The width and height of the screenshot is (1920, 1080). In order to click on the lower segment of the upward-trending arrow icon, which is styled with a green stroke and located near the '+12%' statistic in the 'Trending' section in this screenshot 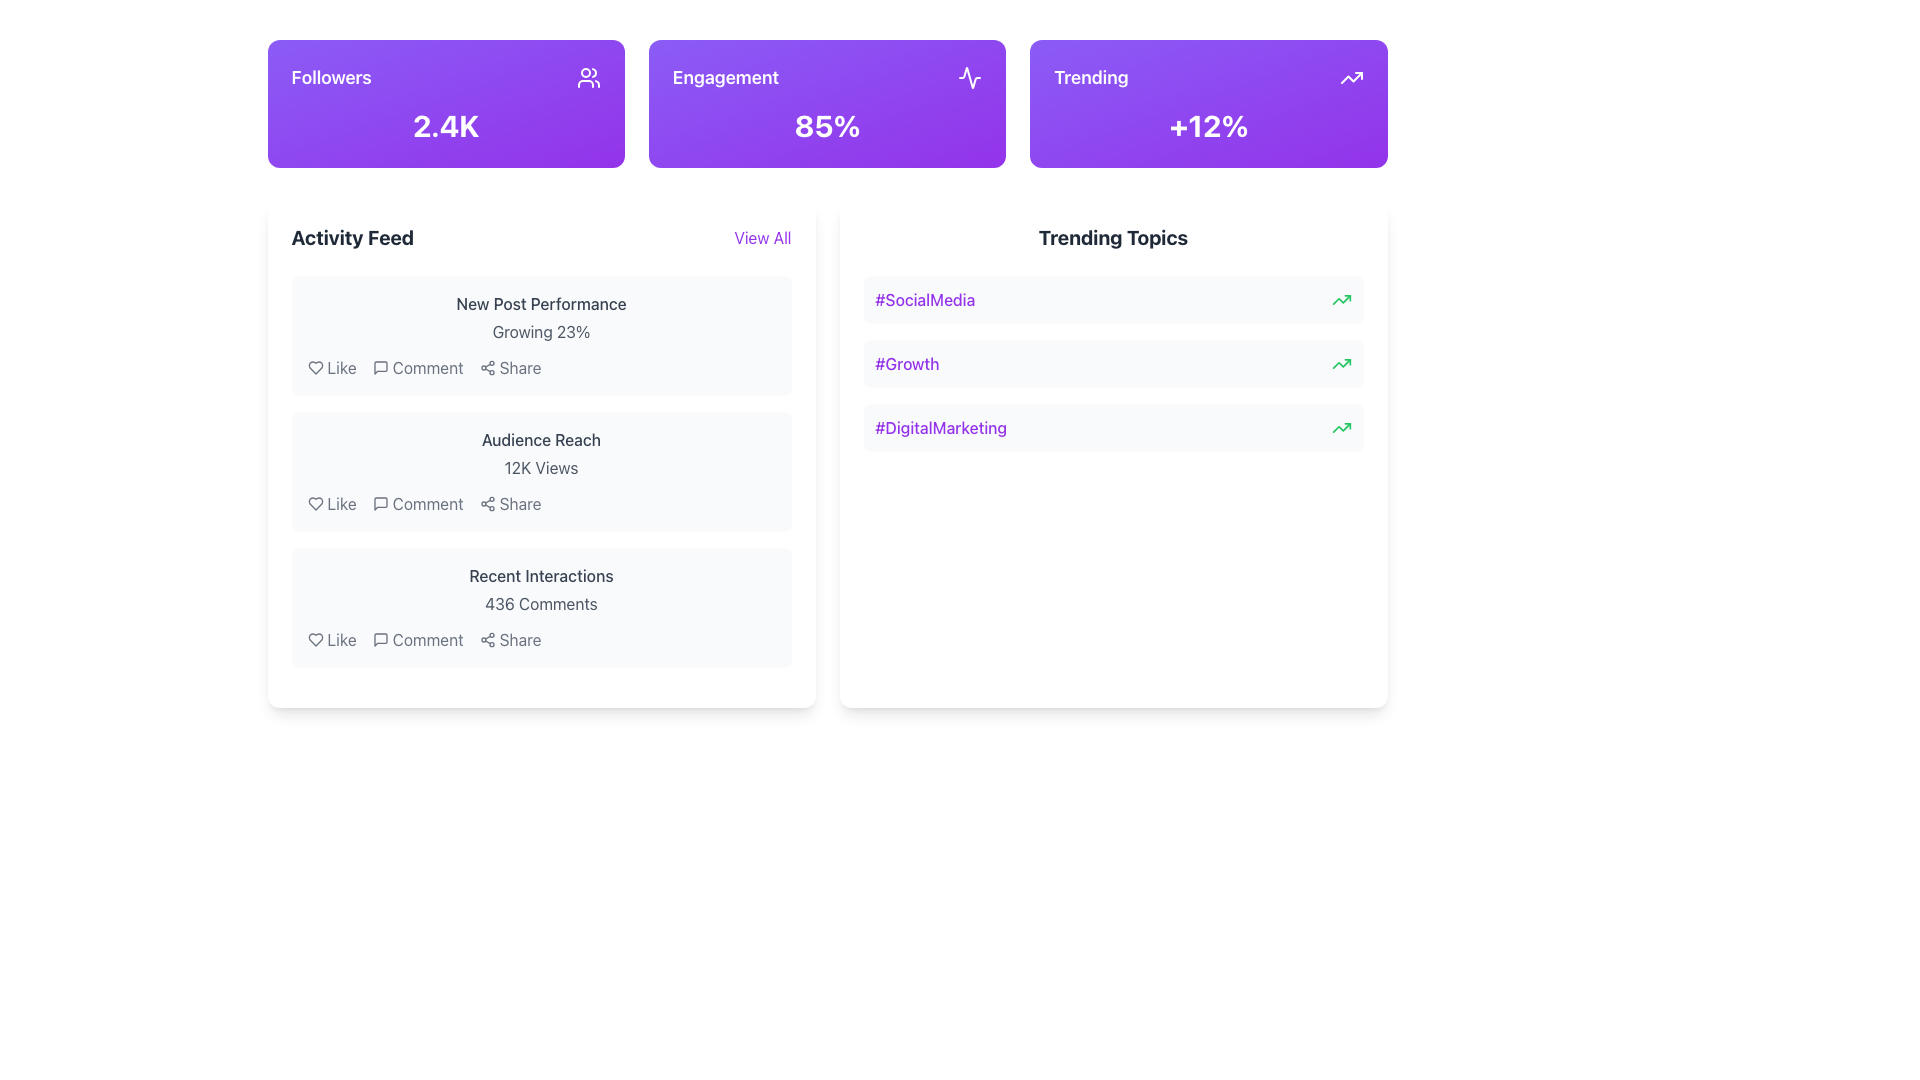, I will do `click(1341, 300)`.